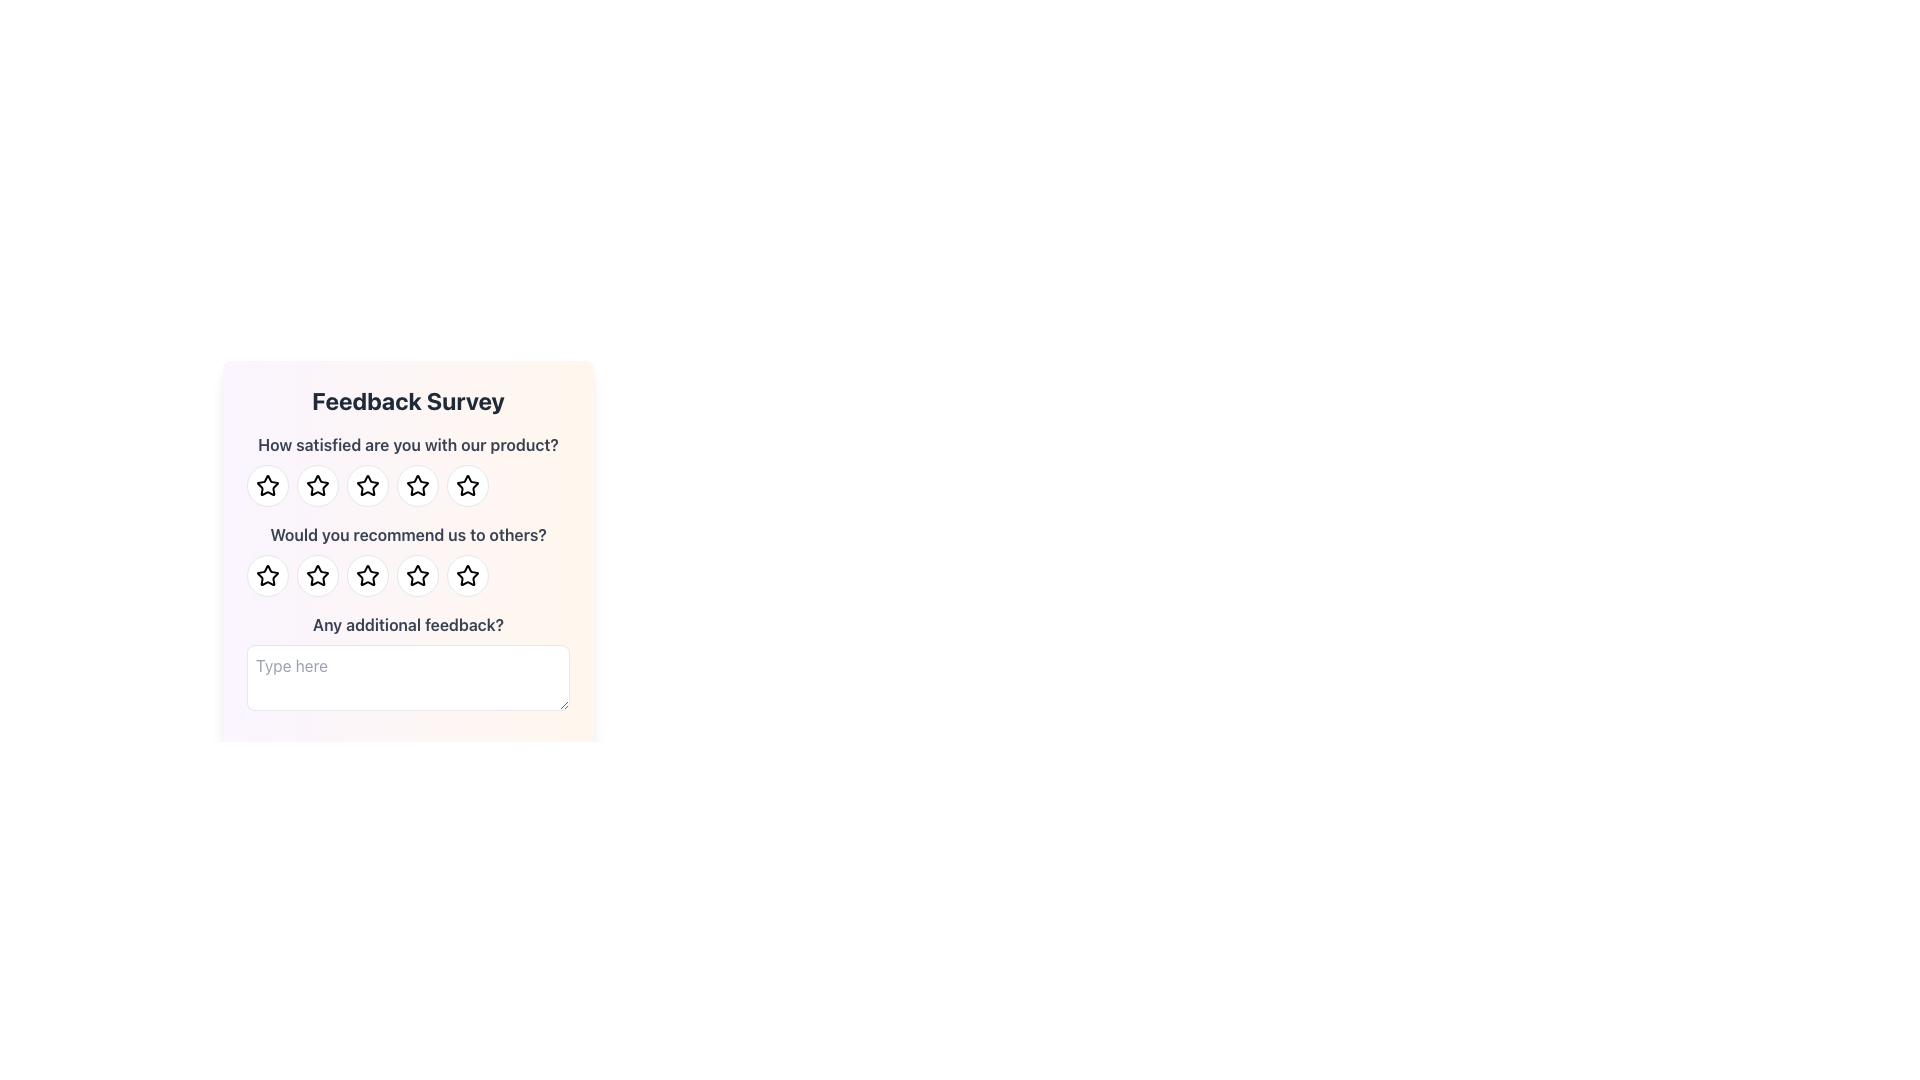 This screenshot has width=1920, height=1080. I want to click on the second star icon in the rating widget located beneath the 'Would you recommend us to others?' prompt, so click(316, 575).